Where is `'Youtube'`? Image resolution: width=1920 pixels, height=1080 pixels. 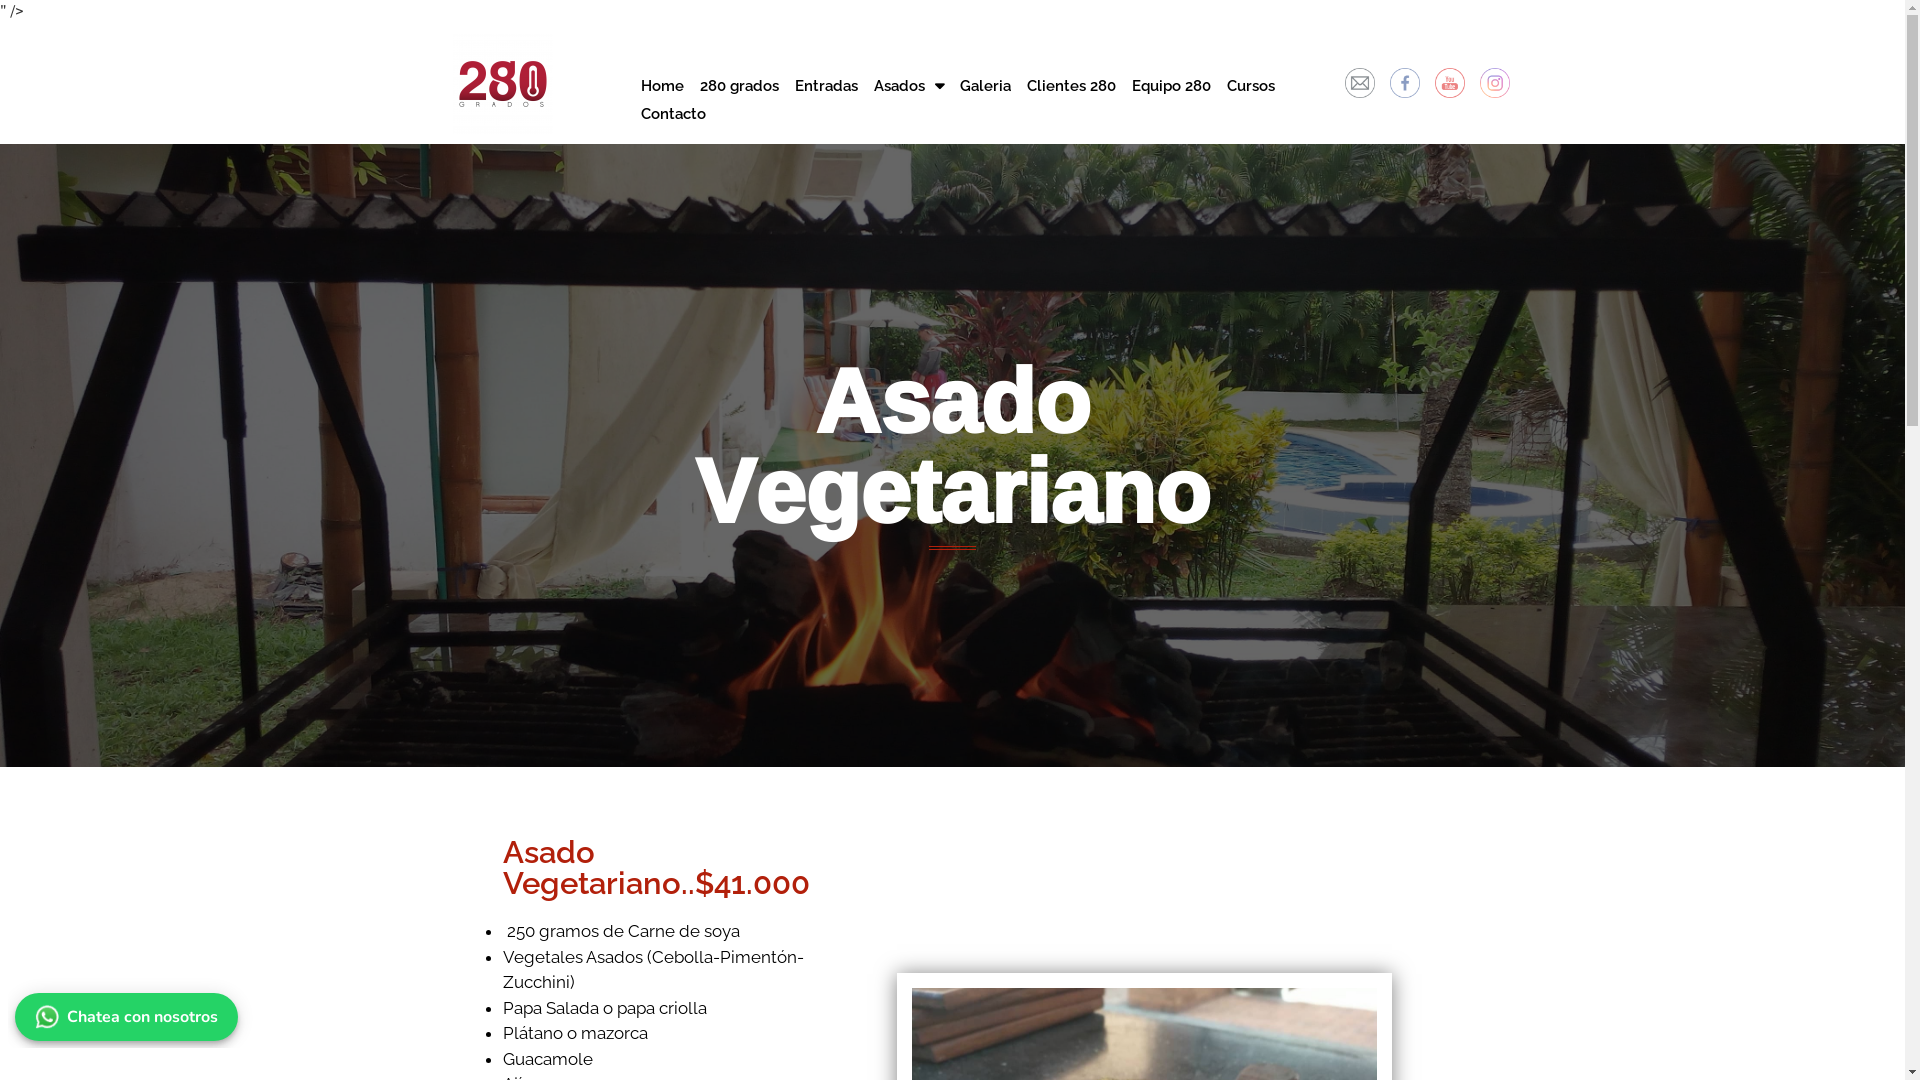 'Youtube' is located at coordinates (1449, 82).